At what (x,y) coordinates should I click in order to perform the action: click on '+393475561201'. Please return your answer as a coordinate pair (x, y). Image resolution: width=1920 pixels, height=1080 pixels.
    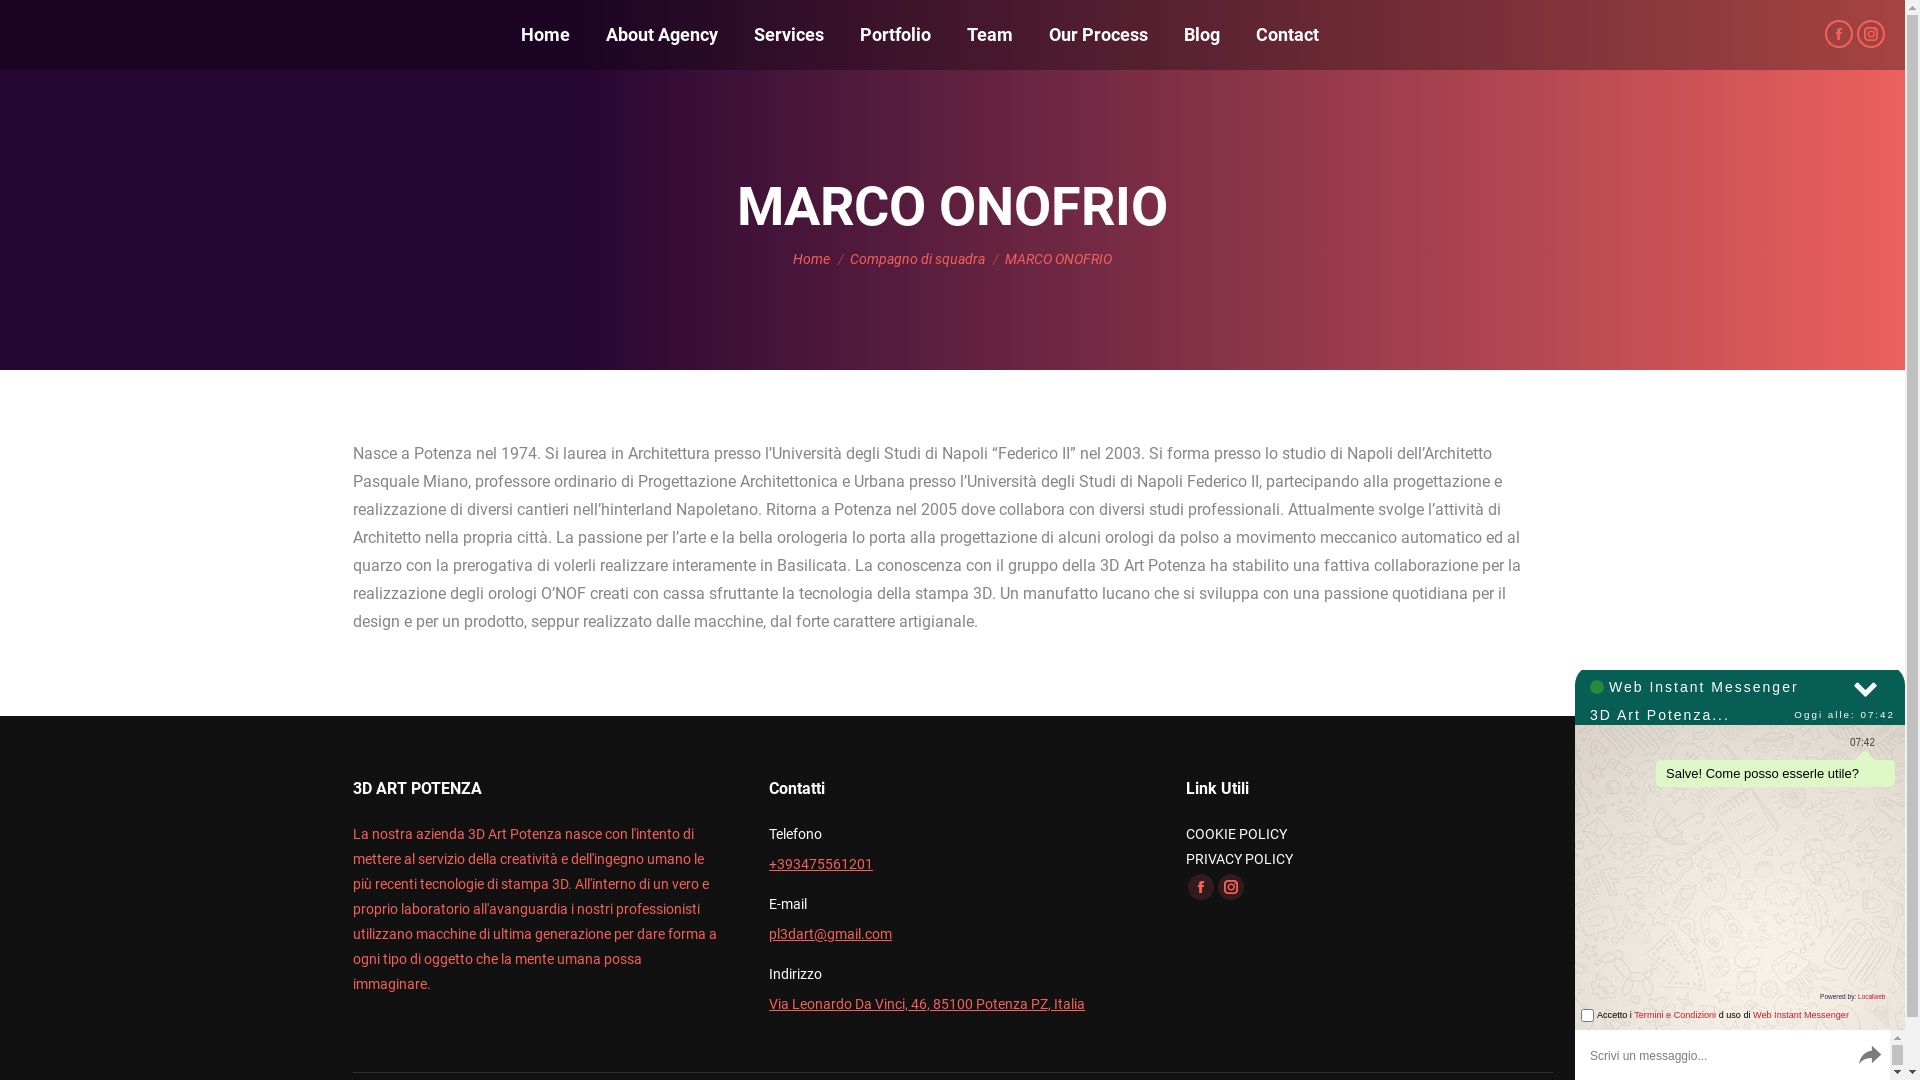
    Looking at the image, I should click on (767, 863).